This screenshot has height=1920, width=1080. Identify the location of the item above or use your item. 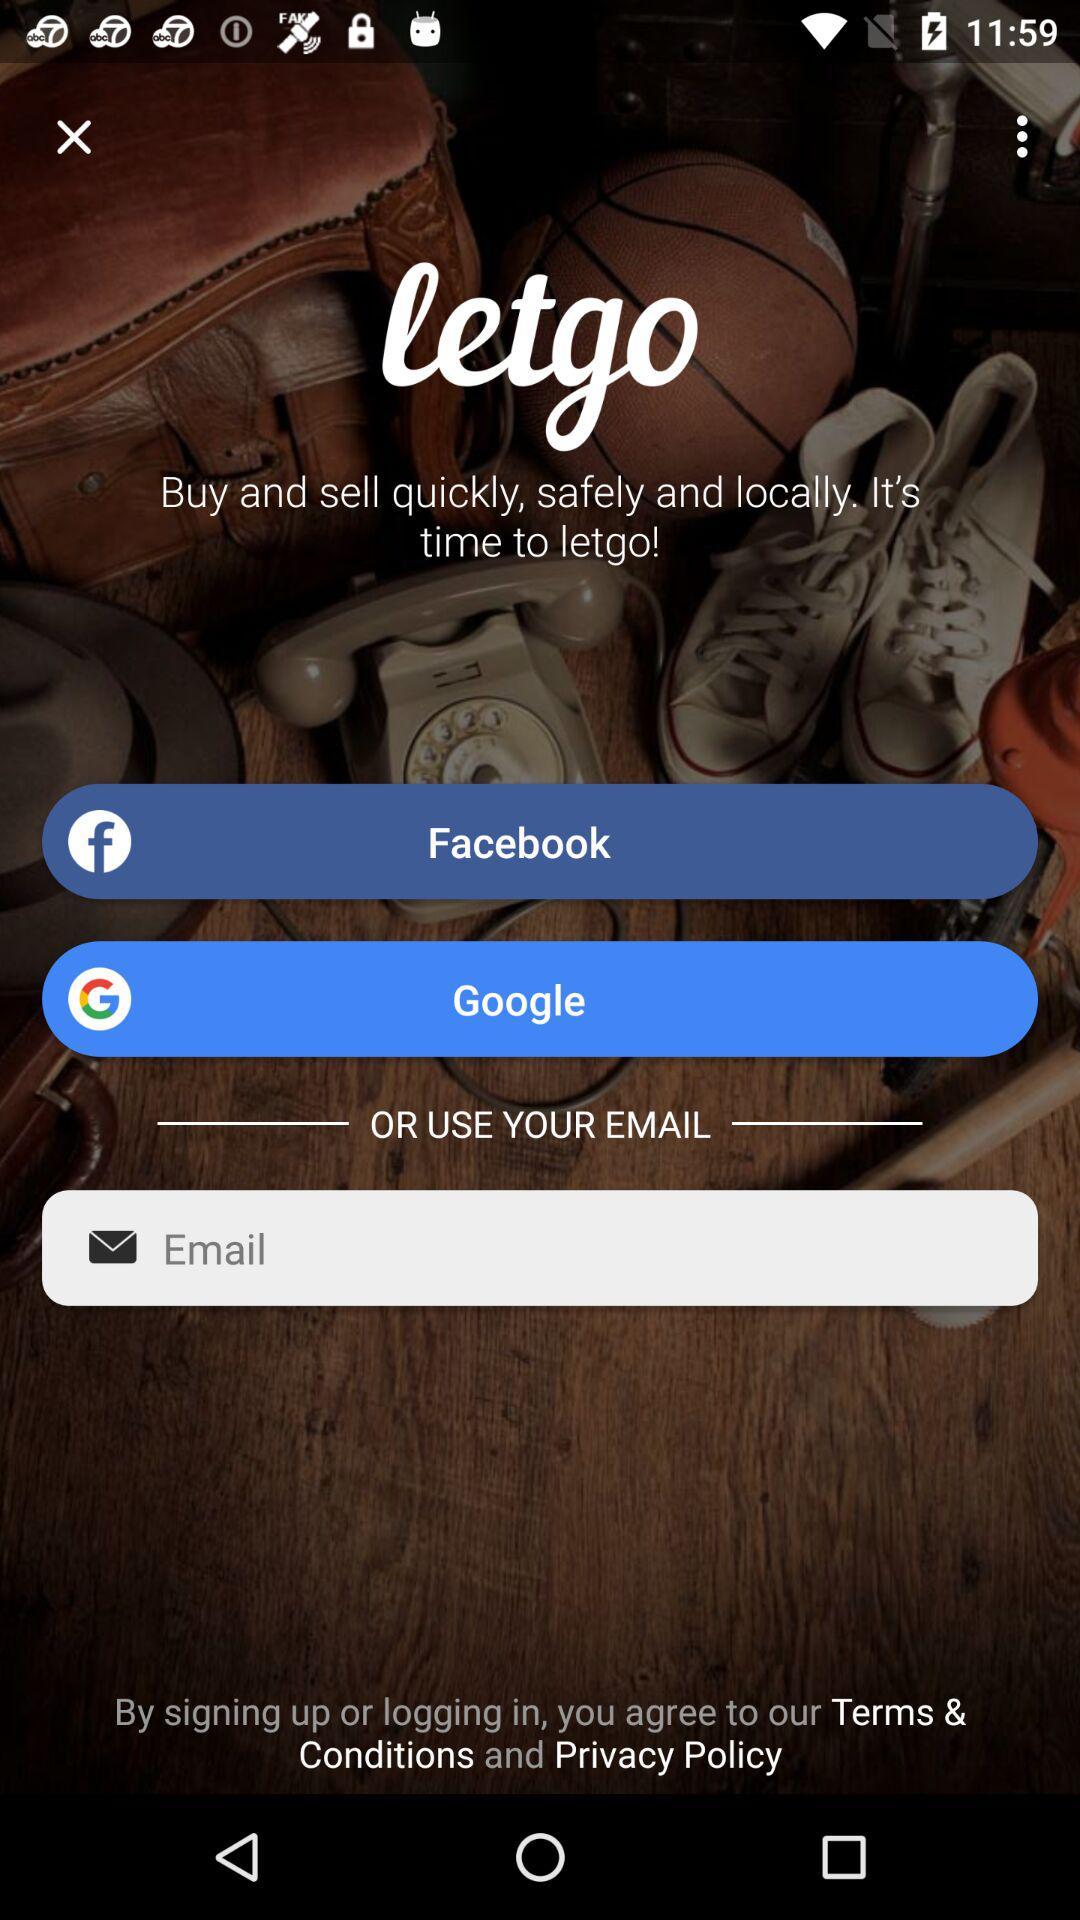
(540, 998).